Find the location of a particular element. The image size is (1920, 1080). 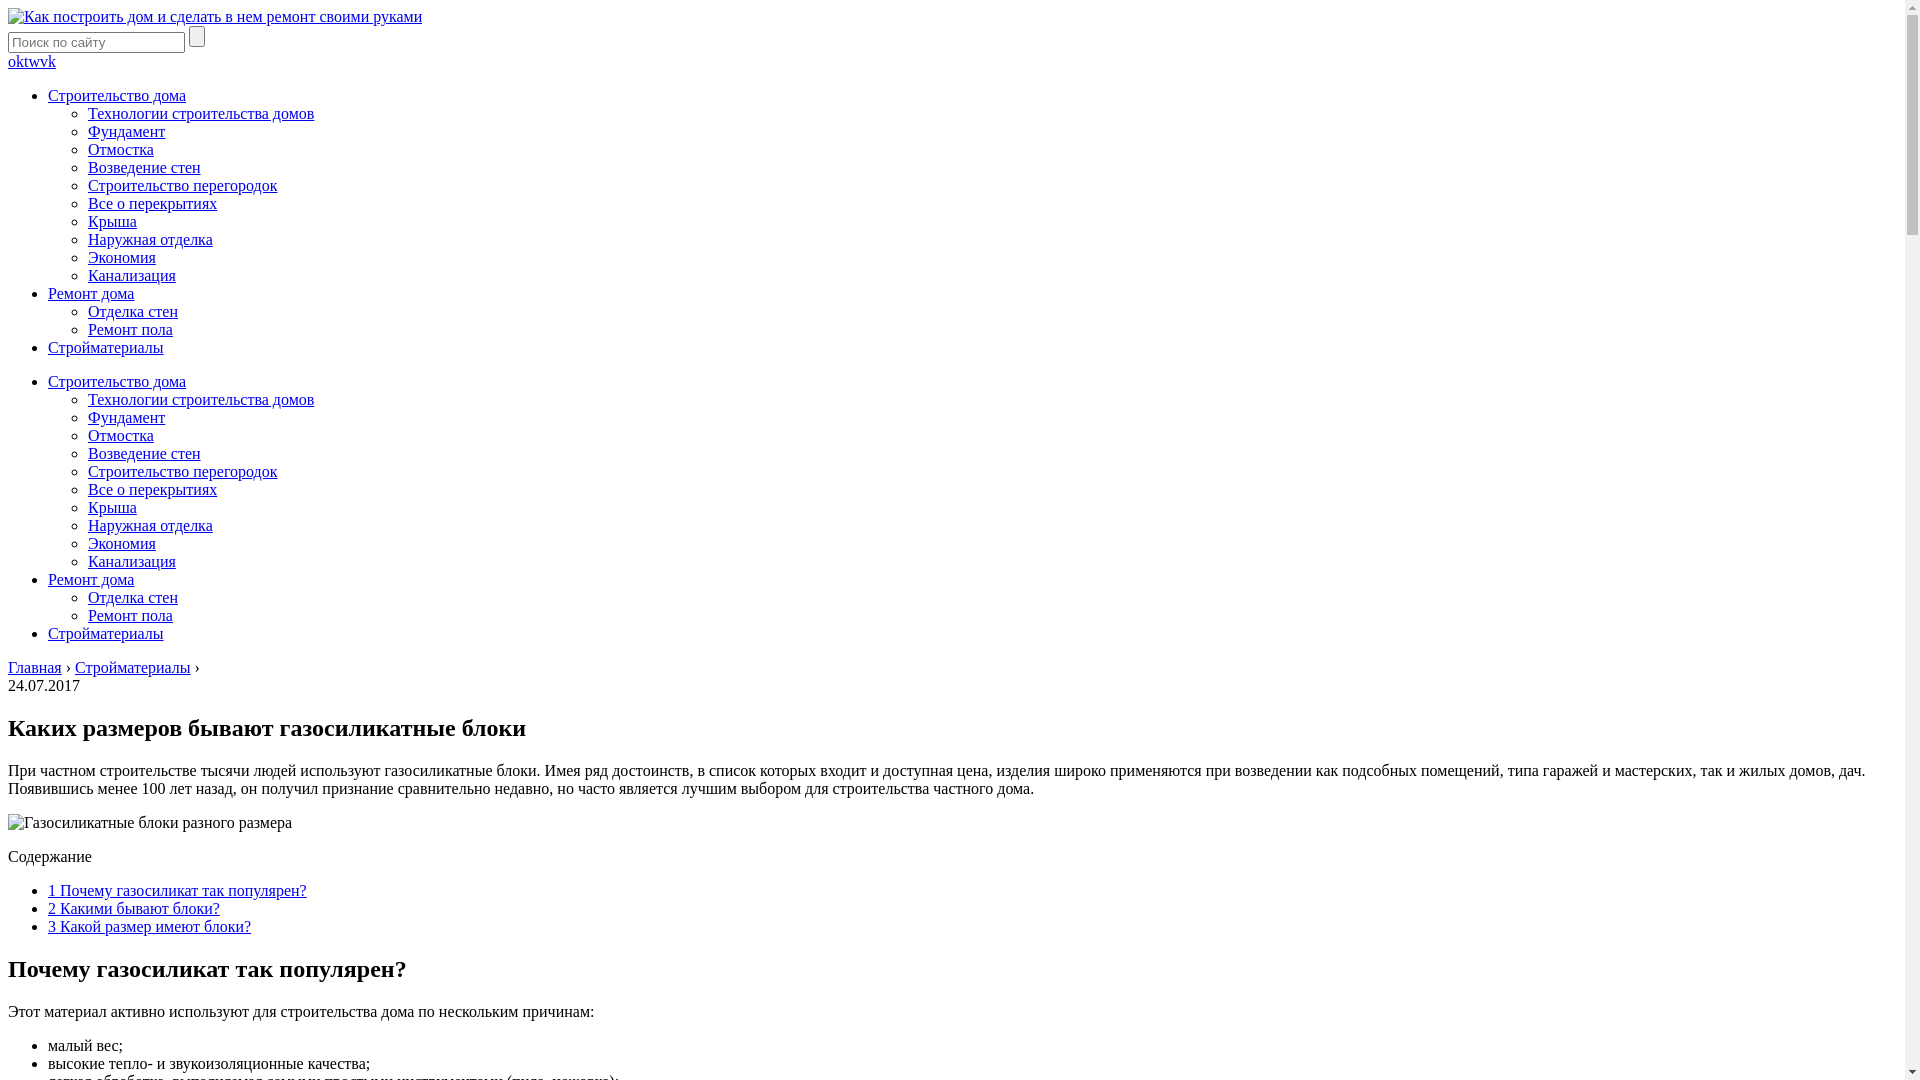

'tw' is located at coordinates (24, 60).